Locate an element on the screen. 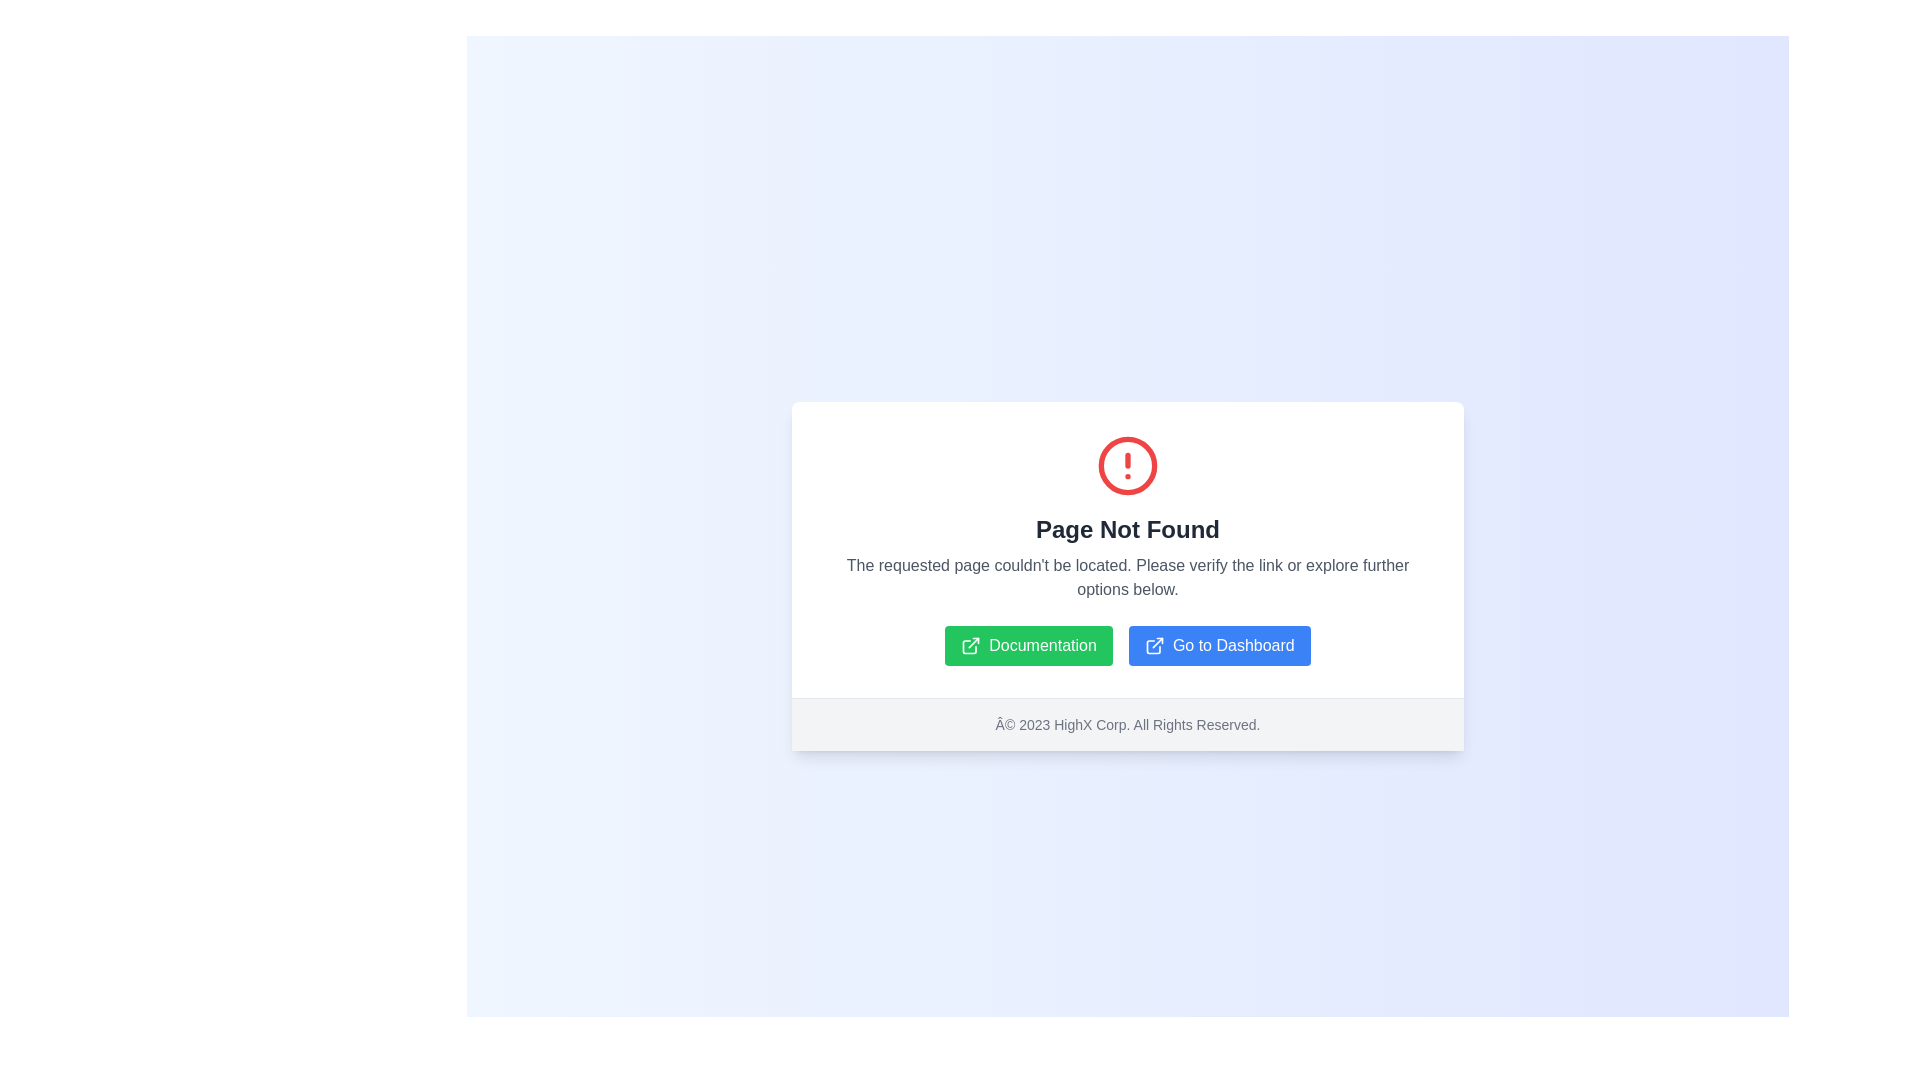  the 'Documentation' button, which is located to the left of the 'Go to Dashboard' button and contains an external link icon is located at coordinates (971, 645).